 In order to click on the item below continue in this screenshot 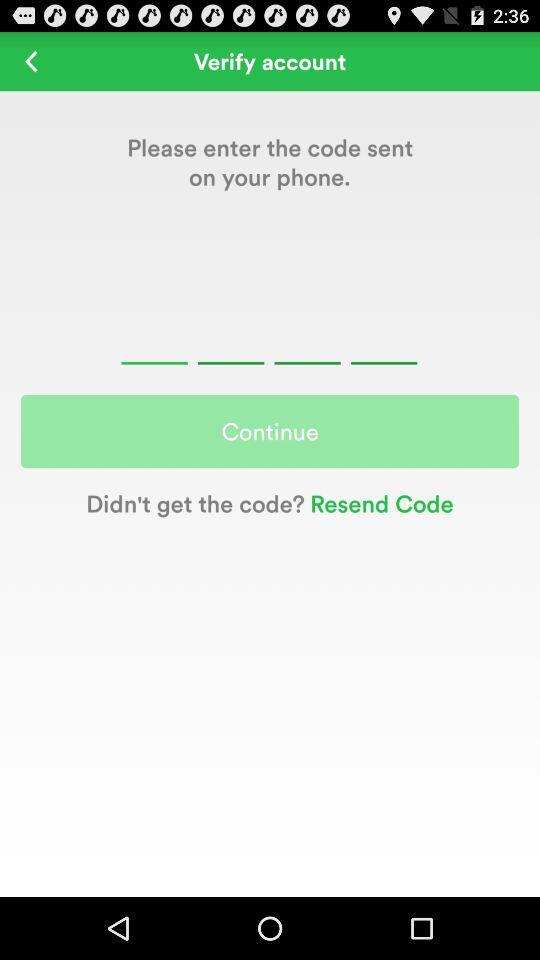, I will do `click(379, 502)`.